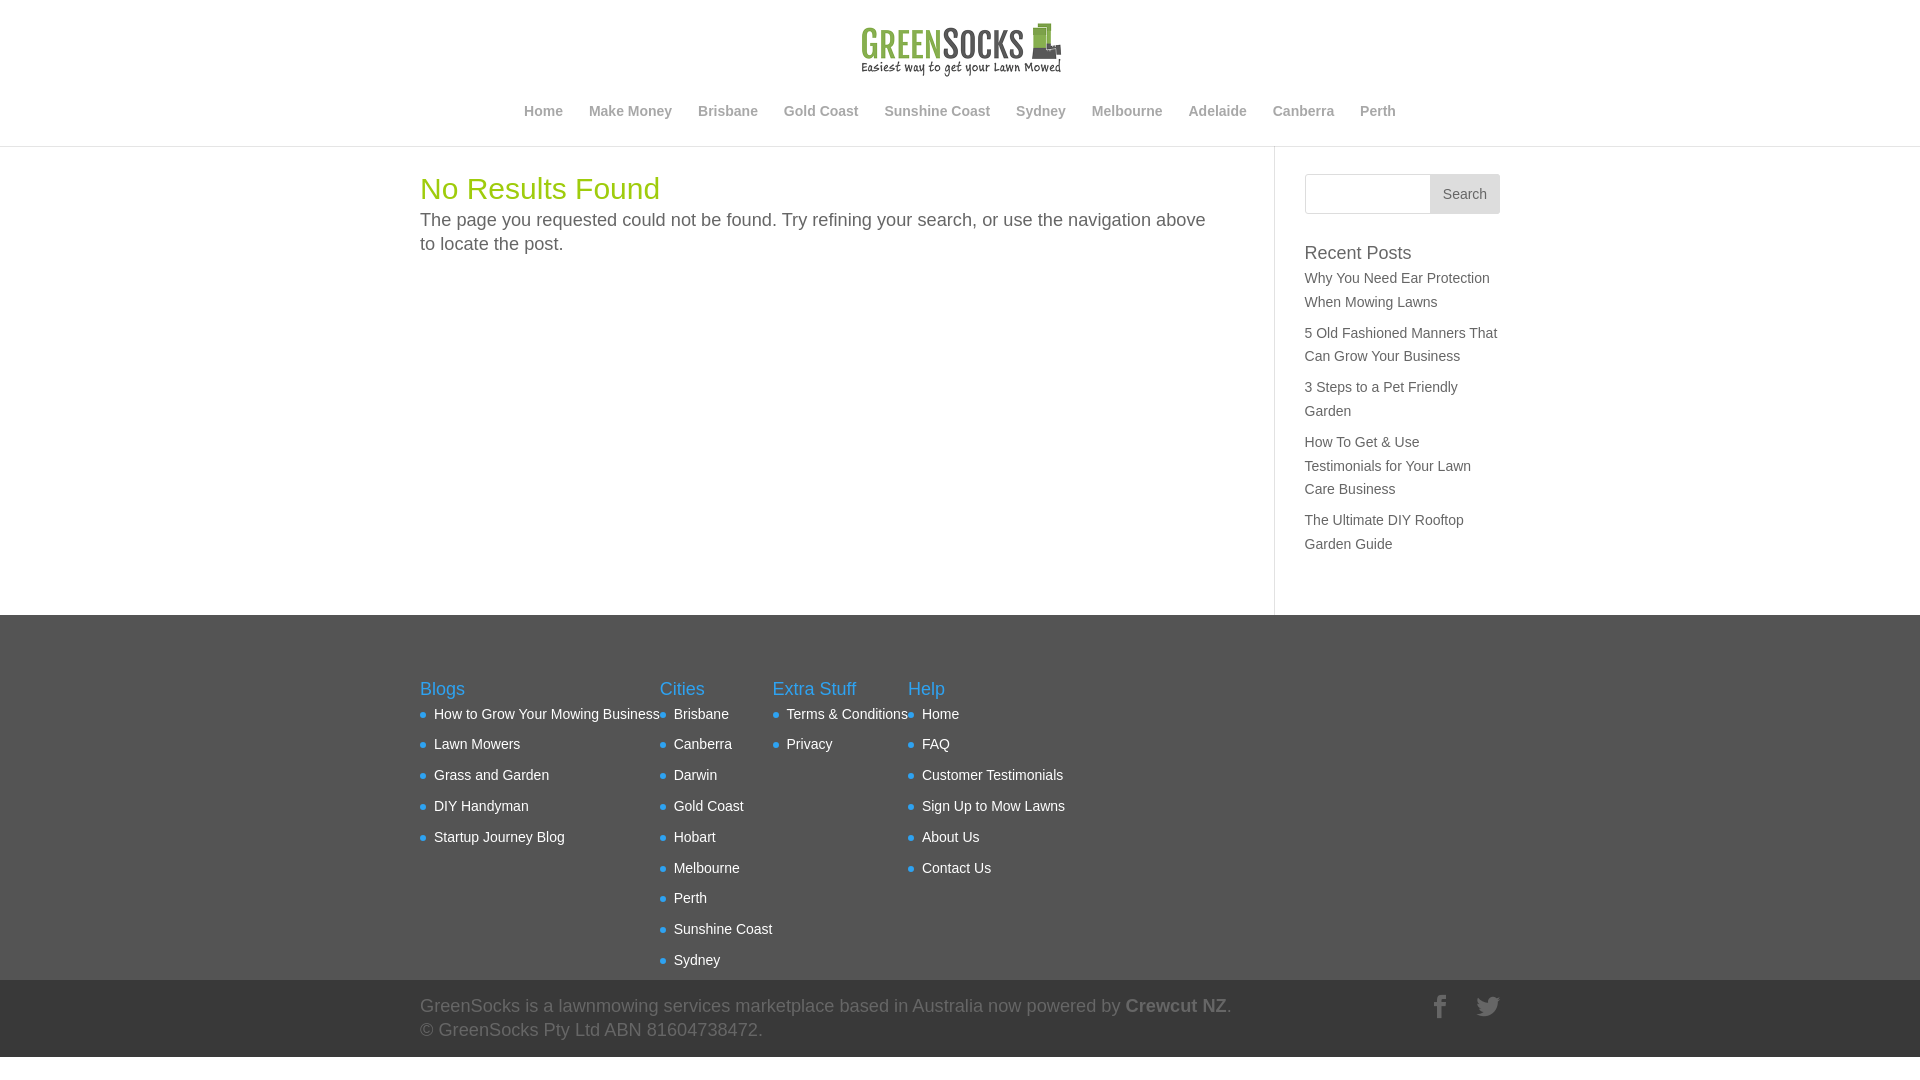 This screenshot has height=1080, width=1920. I want to click on 'Lawn Mowers', so click(475, 744).